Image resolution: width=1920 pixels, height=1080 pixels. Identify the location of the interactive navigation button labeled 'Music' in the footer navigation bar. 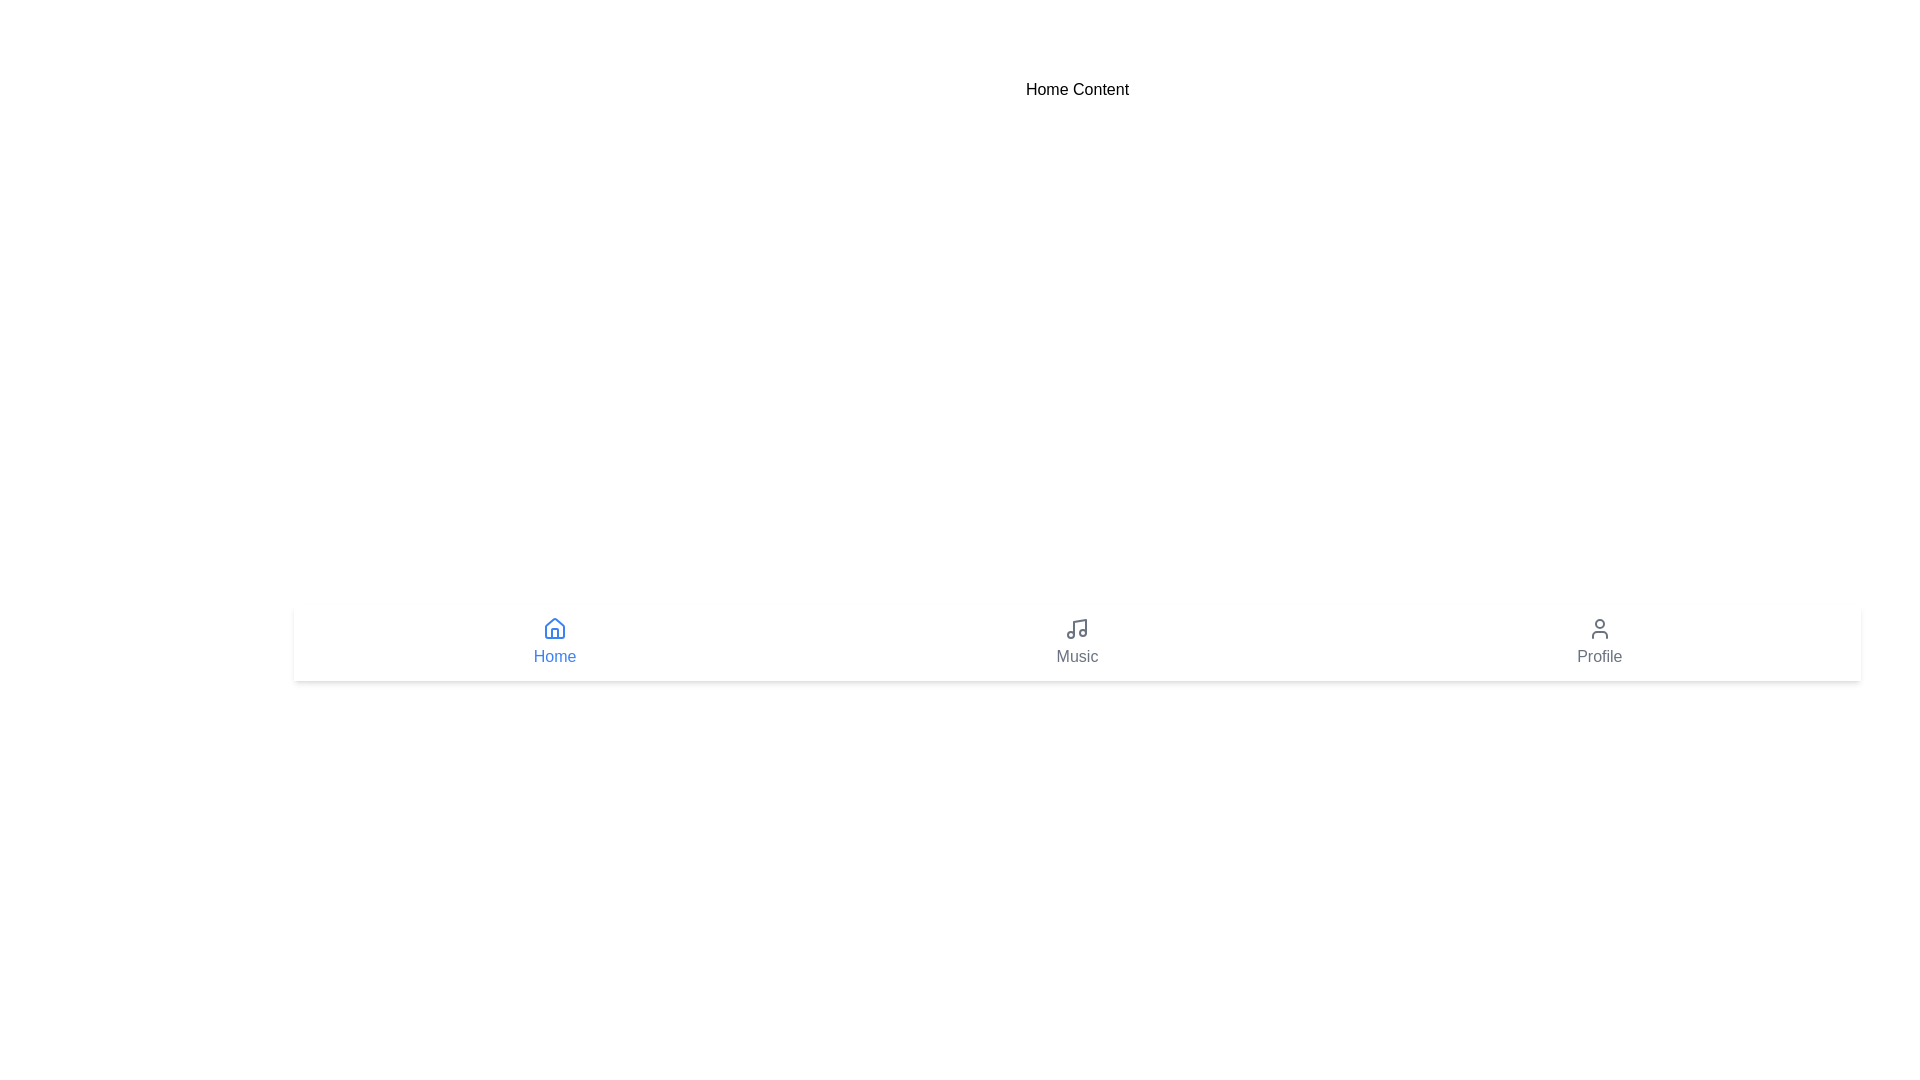
(1076, 643).